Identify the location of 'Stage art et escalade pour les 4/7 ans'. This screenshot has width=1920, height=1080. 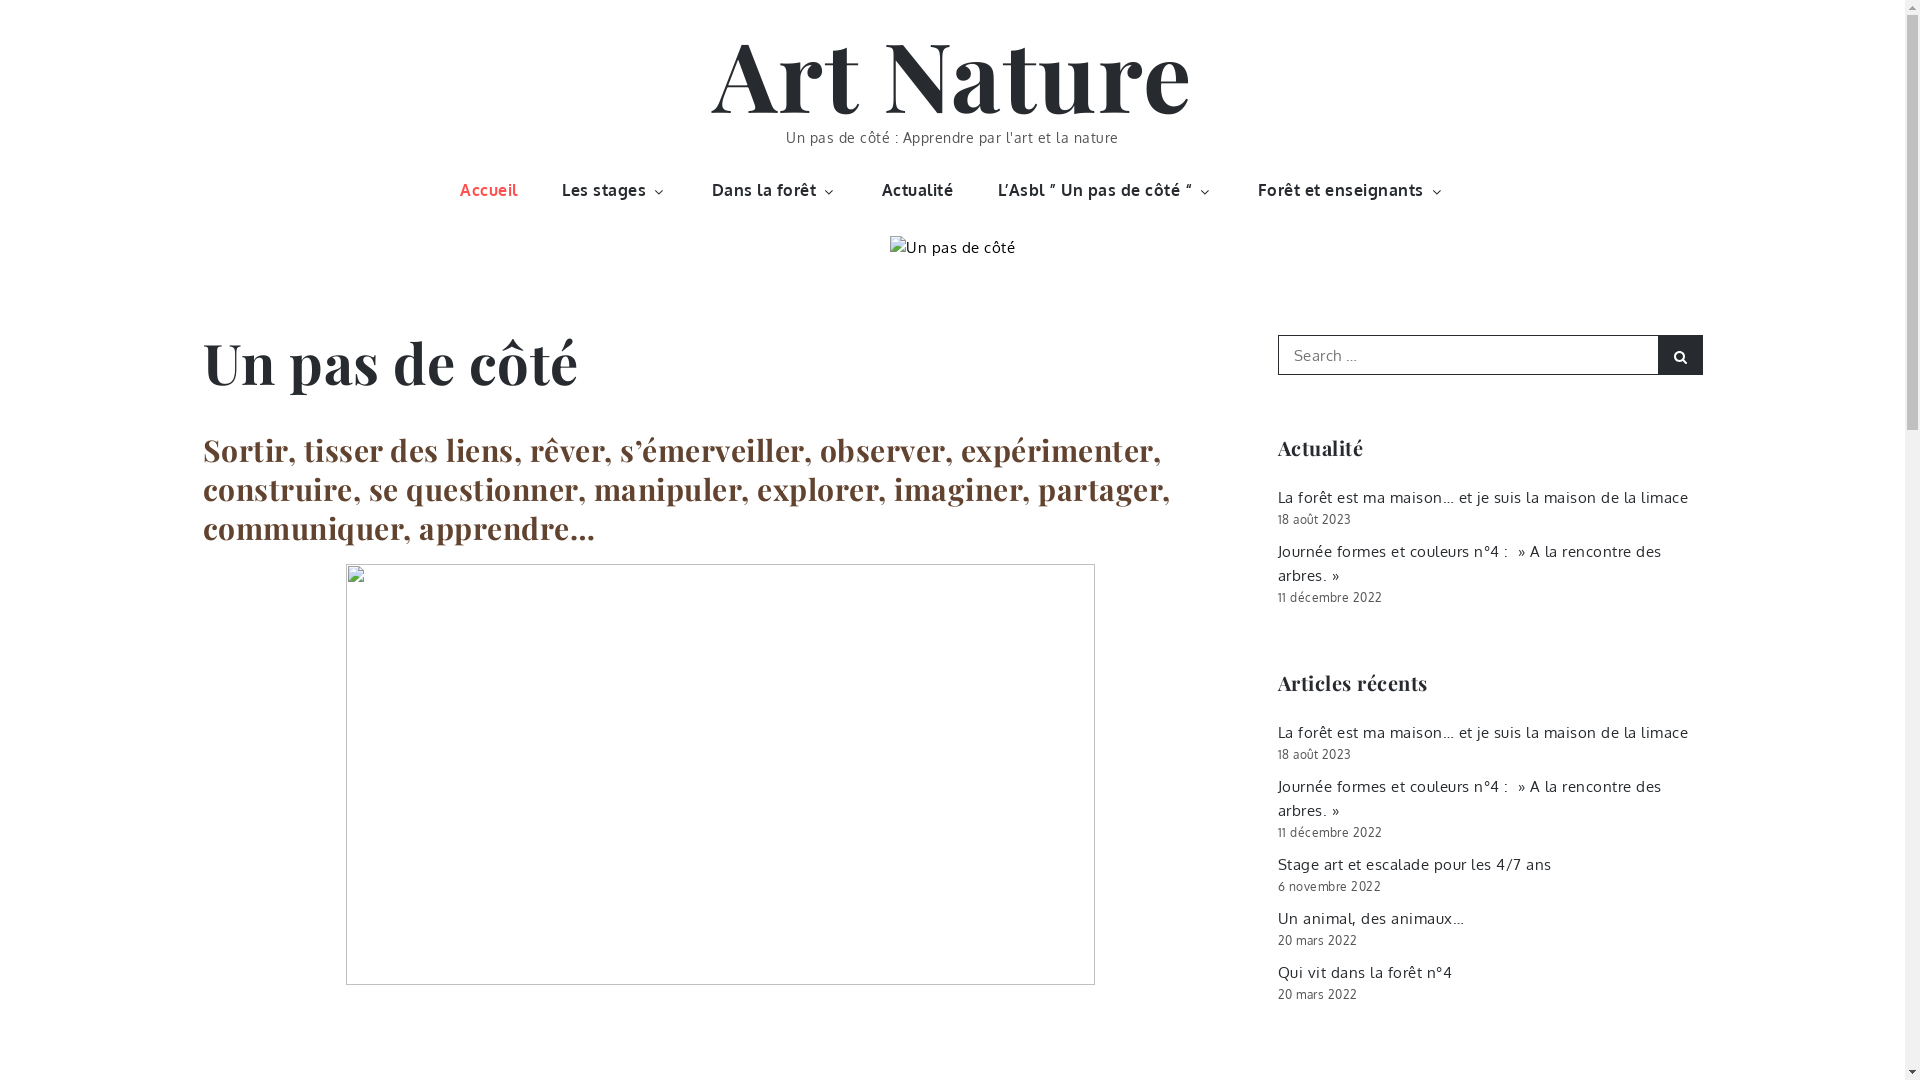
(1414, 863).